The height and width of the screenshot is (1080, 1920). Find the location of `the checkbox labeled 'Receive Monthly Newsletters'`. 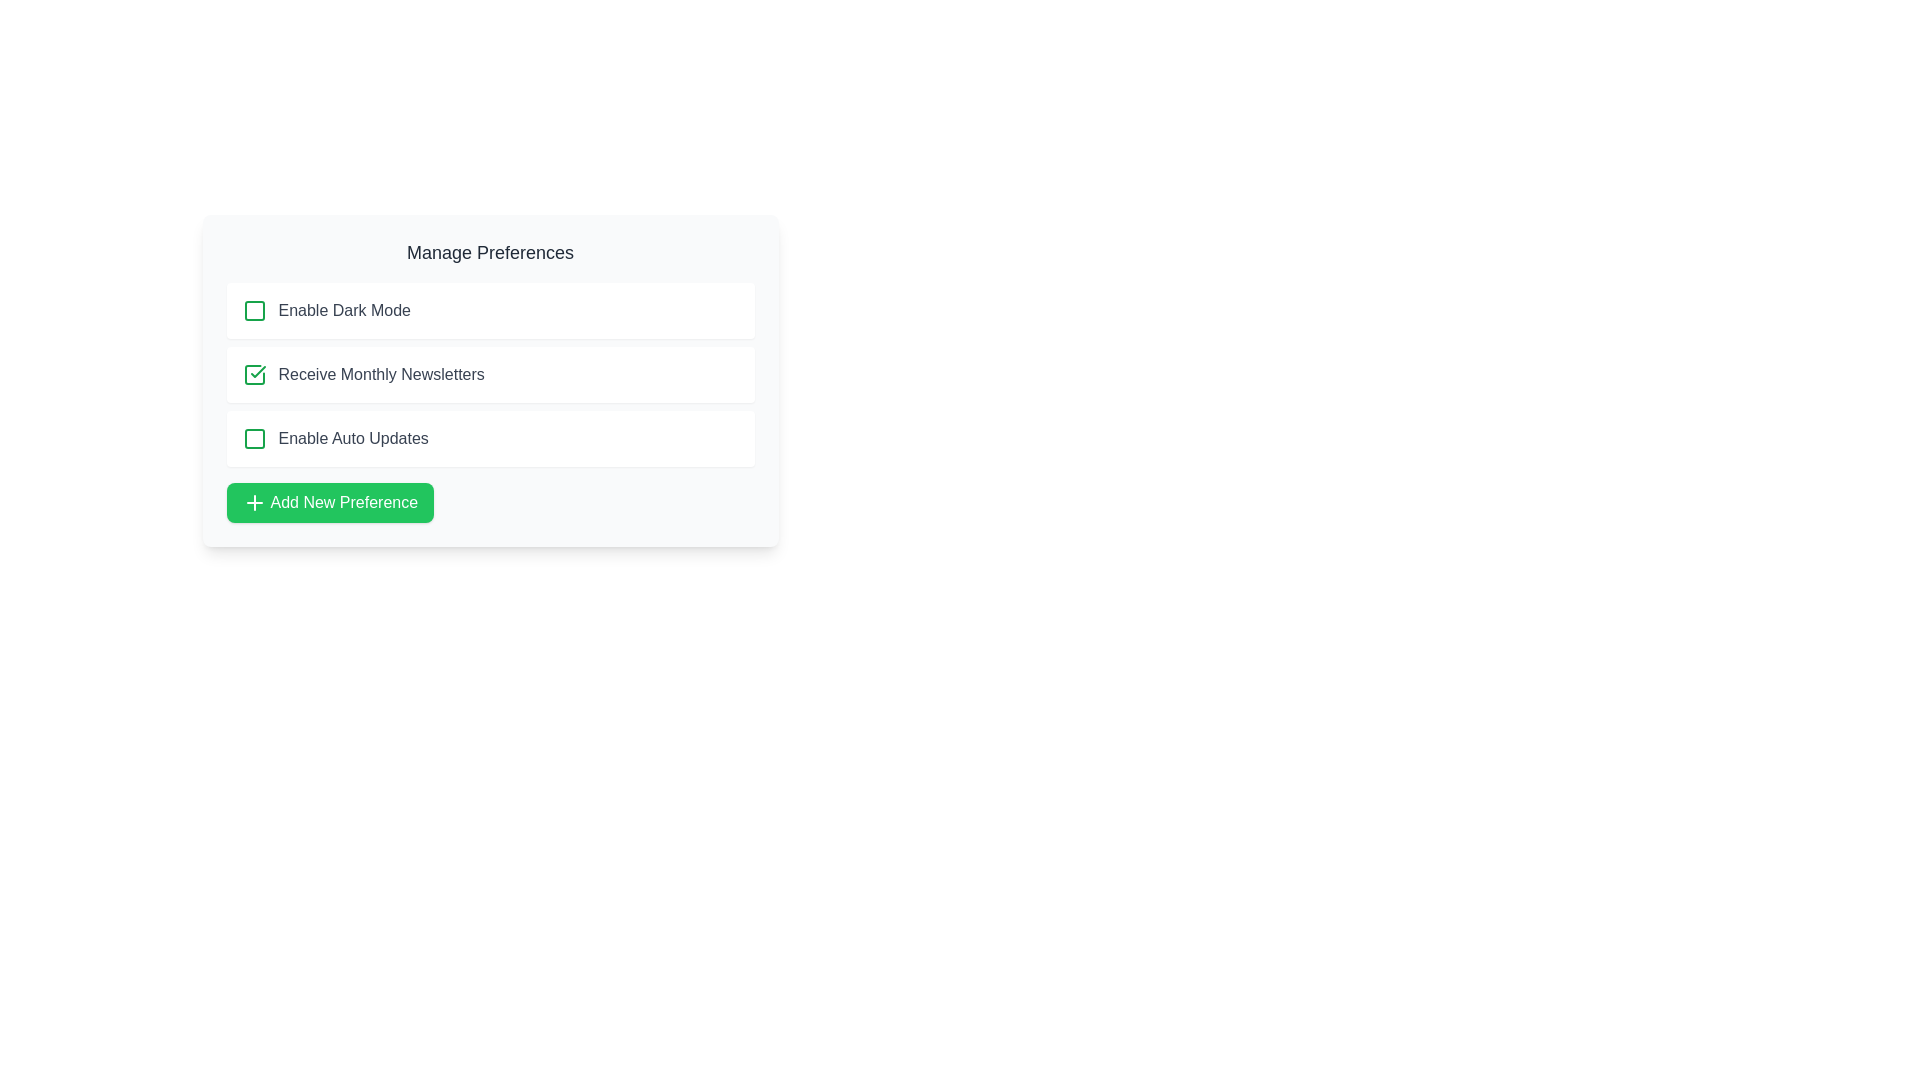

the checkbox labeled 'Receive Monthly Newsletters' is located at coordinates (490, 374).